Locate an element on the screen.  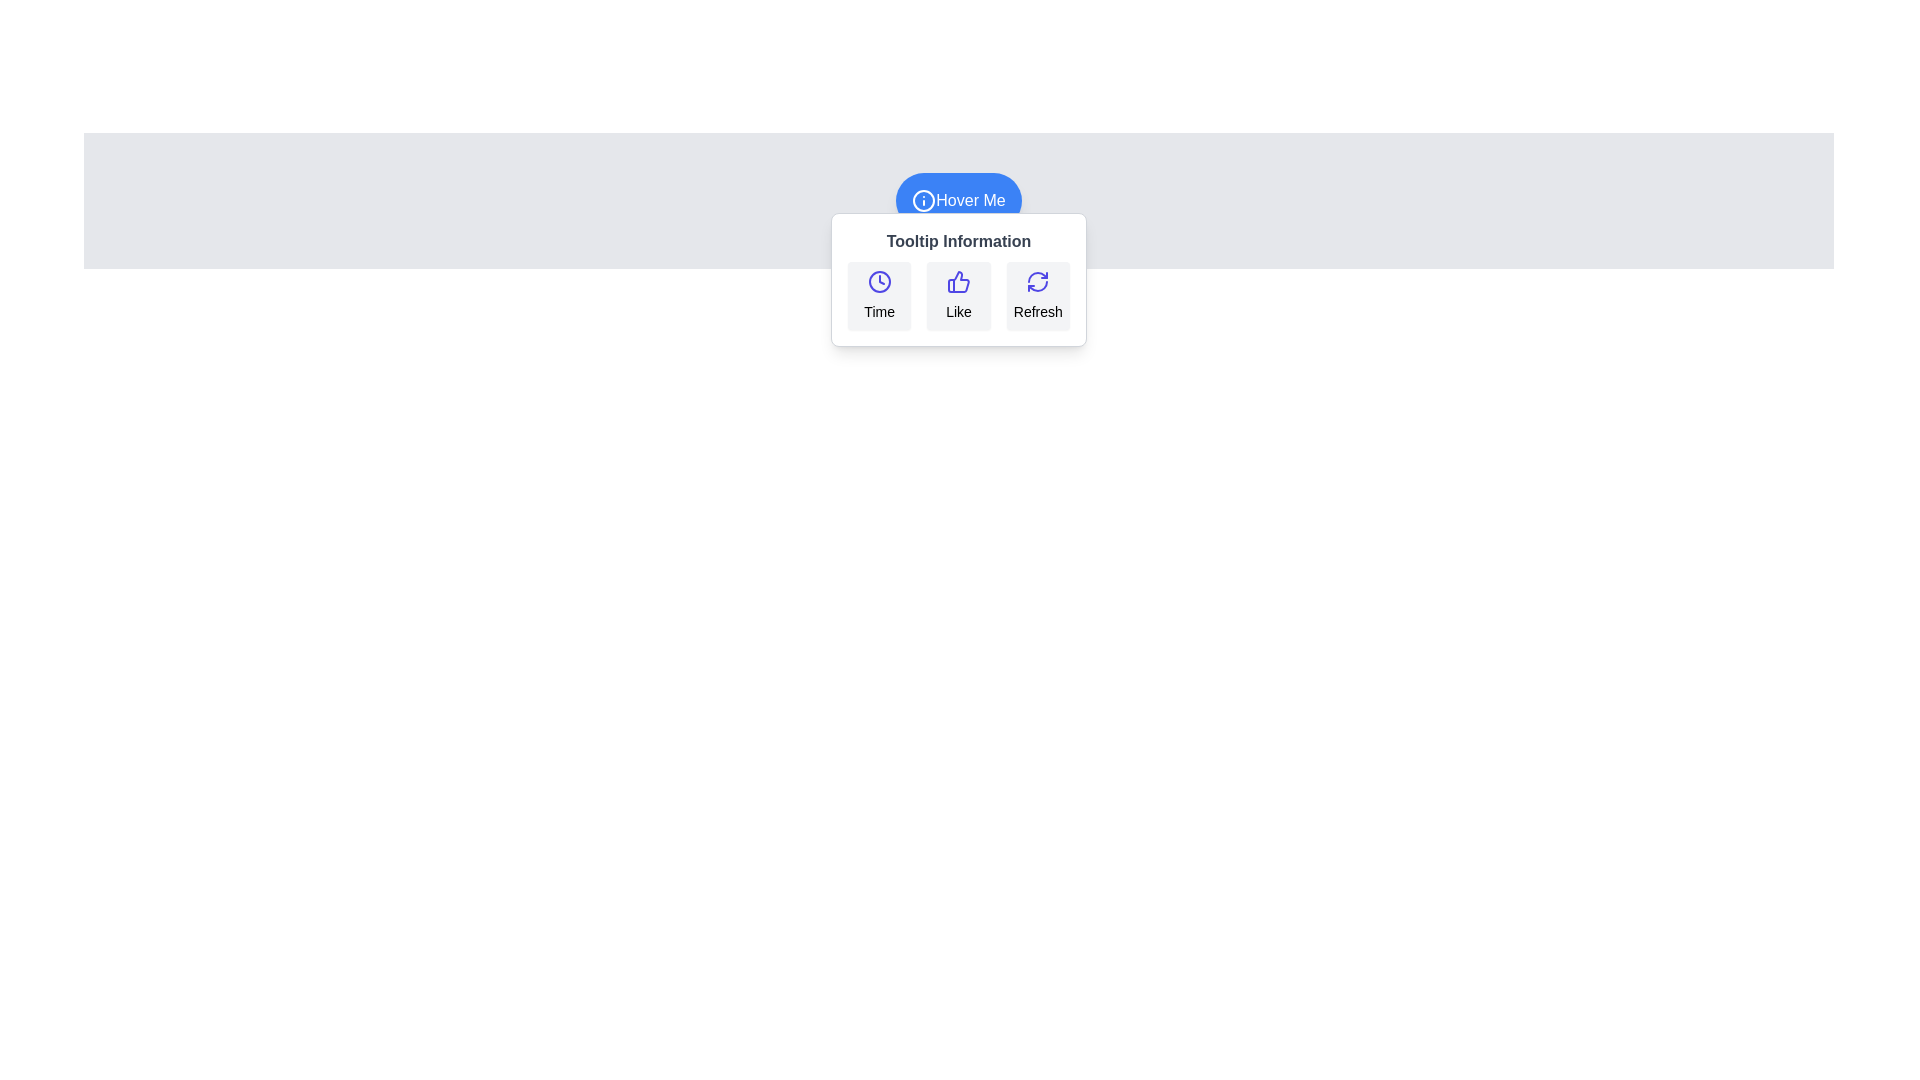
text content of the 'Tooltip Information' label, which is styled in bold gray font and located within the tooltip below the 'Hover Me' button is located at coordinates (958, 241).